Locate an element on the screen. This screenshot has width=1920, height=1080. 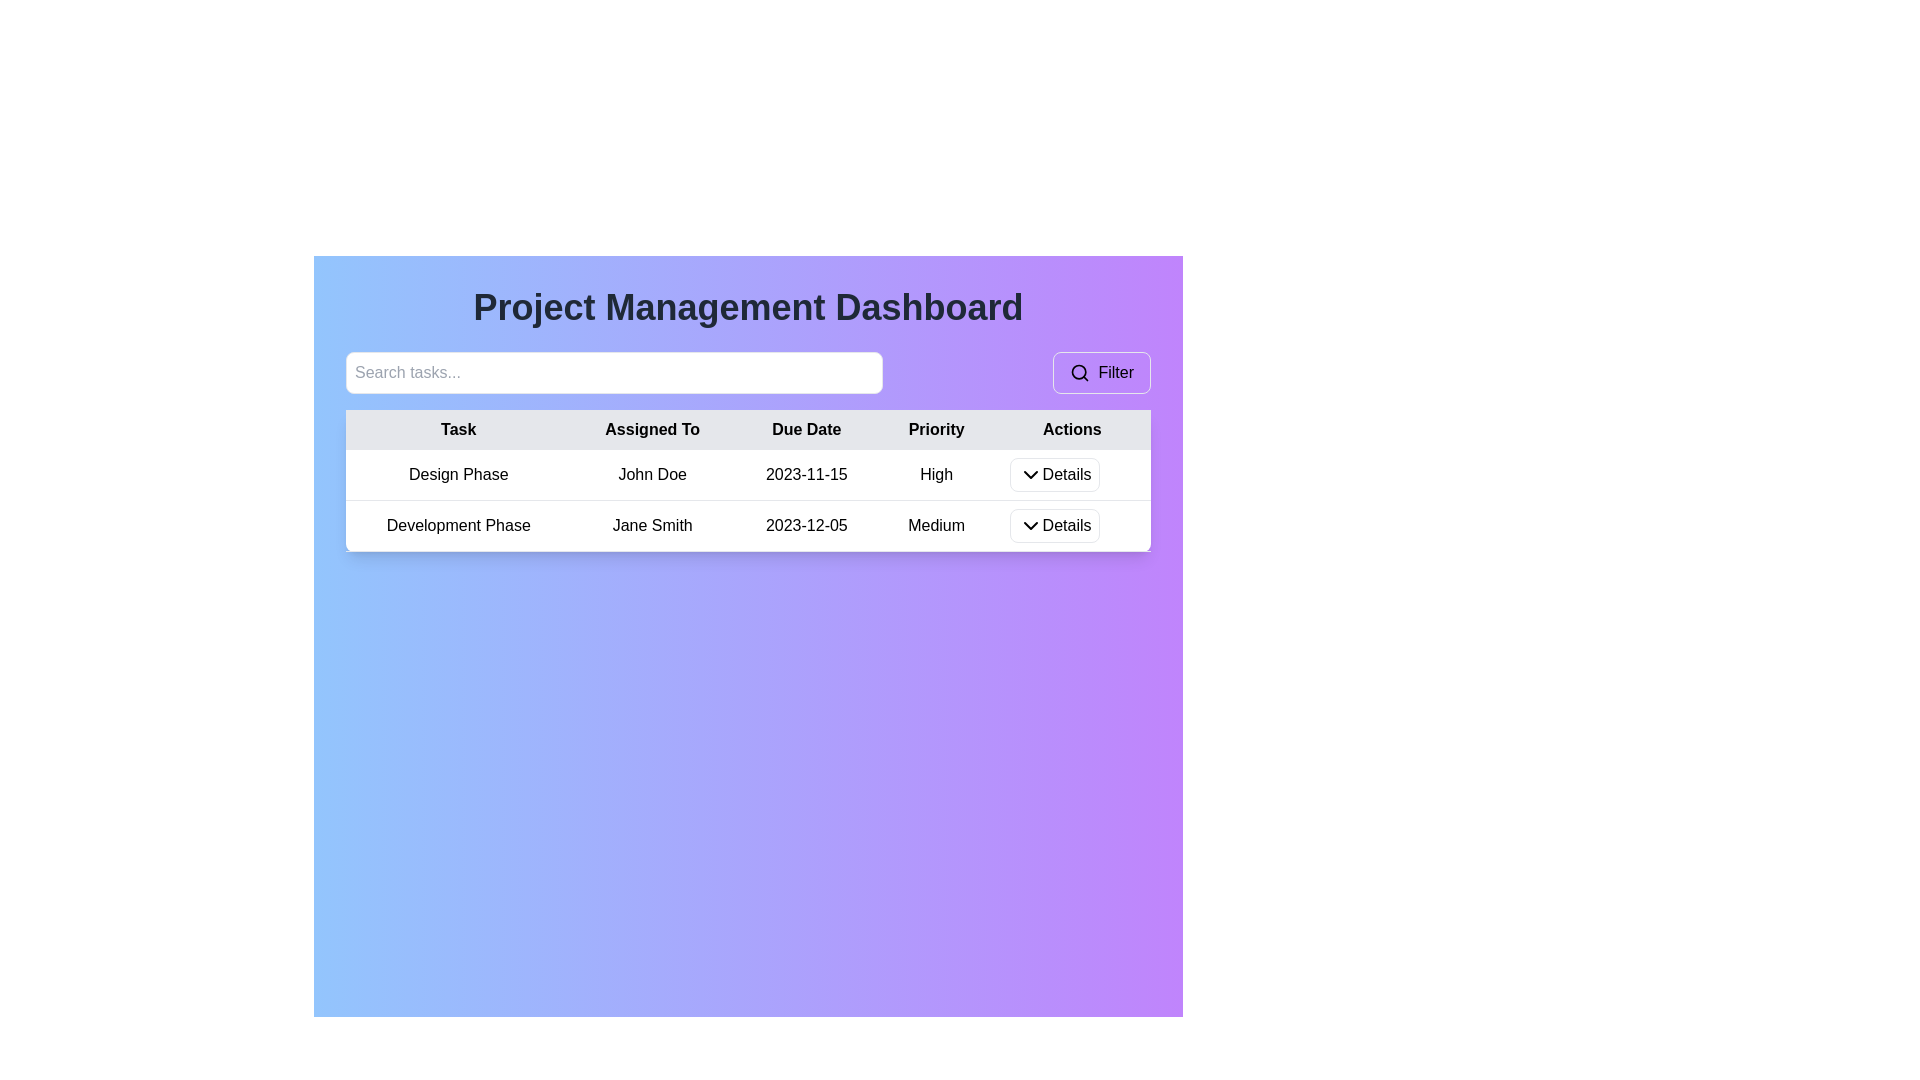
the downward-pointing chevron icon located to the left of the 'Details' label in the first row of the 'Actions' column is located at coordinates (1030, 474).